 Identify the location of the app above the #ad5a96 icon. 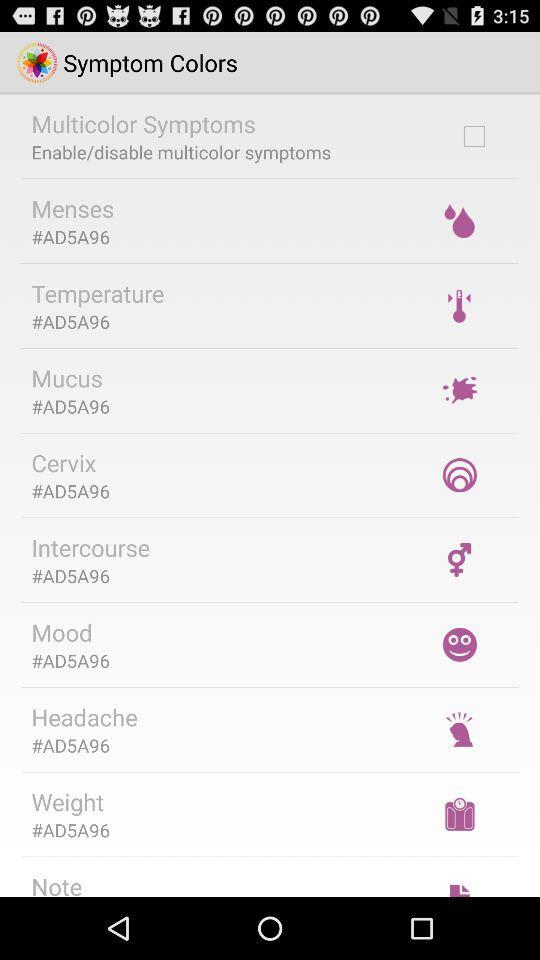
(96, 292).